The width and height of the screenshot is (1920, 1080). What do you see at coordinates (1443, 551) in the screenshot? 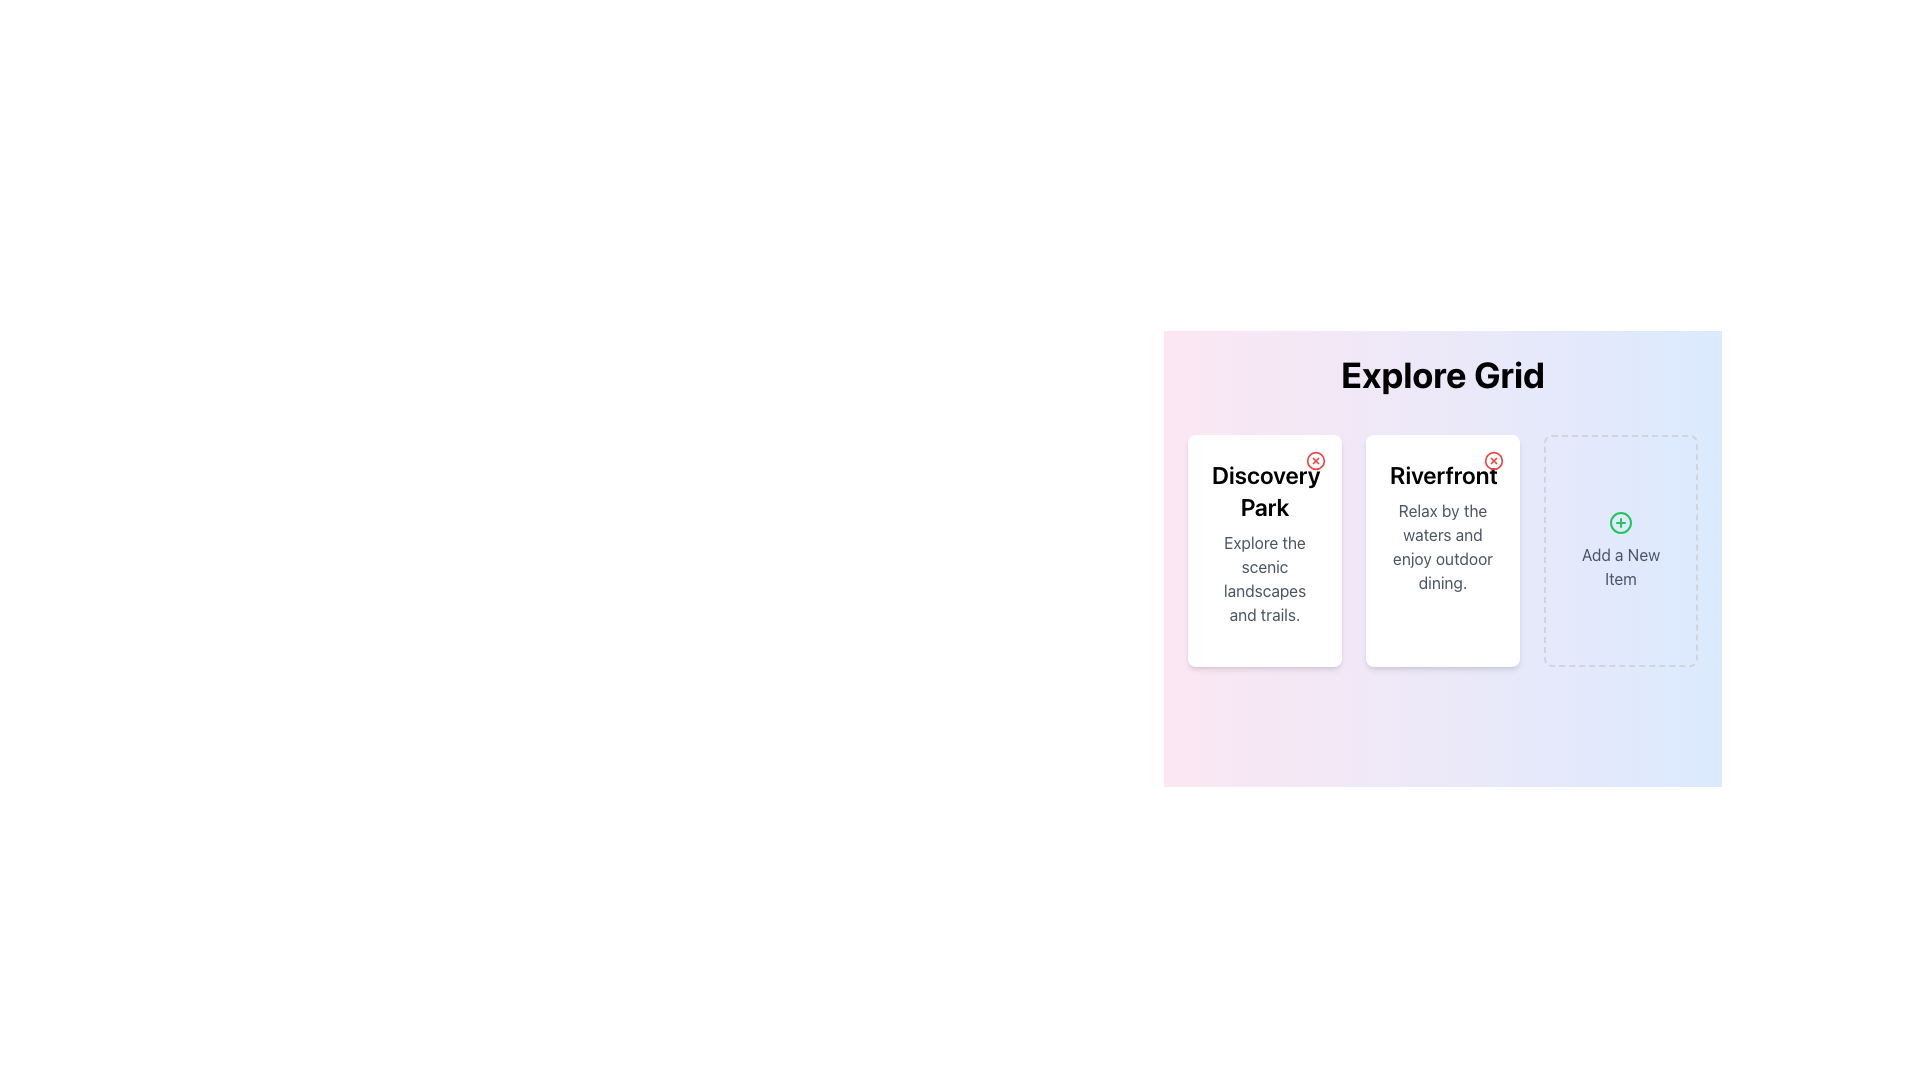
I see `information displayed on the 'Riverfront' Information Card, which is the middle card in a row of three cards located between 'Discovery Park' and 'Add a New Item'` at bounding box center [1443, 551].